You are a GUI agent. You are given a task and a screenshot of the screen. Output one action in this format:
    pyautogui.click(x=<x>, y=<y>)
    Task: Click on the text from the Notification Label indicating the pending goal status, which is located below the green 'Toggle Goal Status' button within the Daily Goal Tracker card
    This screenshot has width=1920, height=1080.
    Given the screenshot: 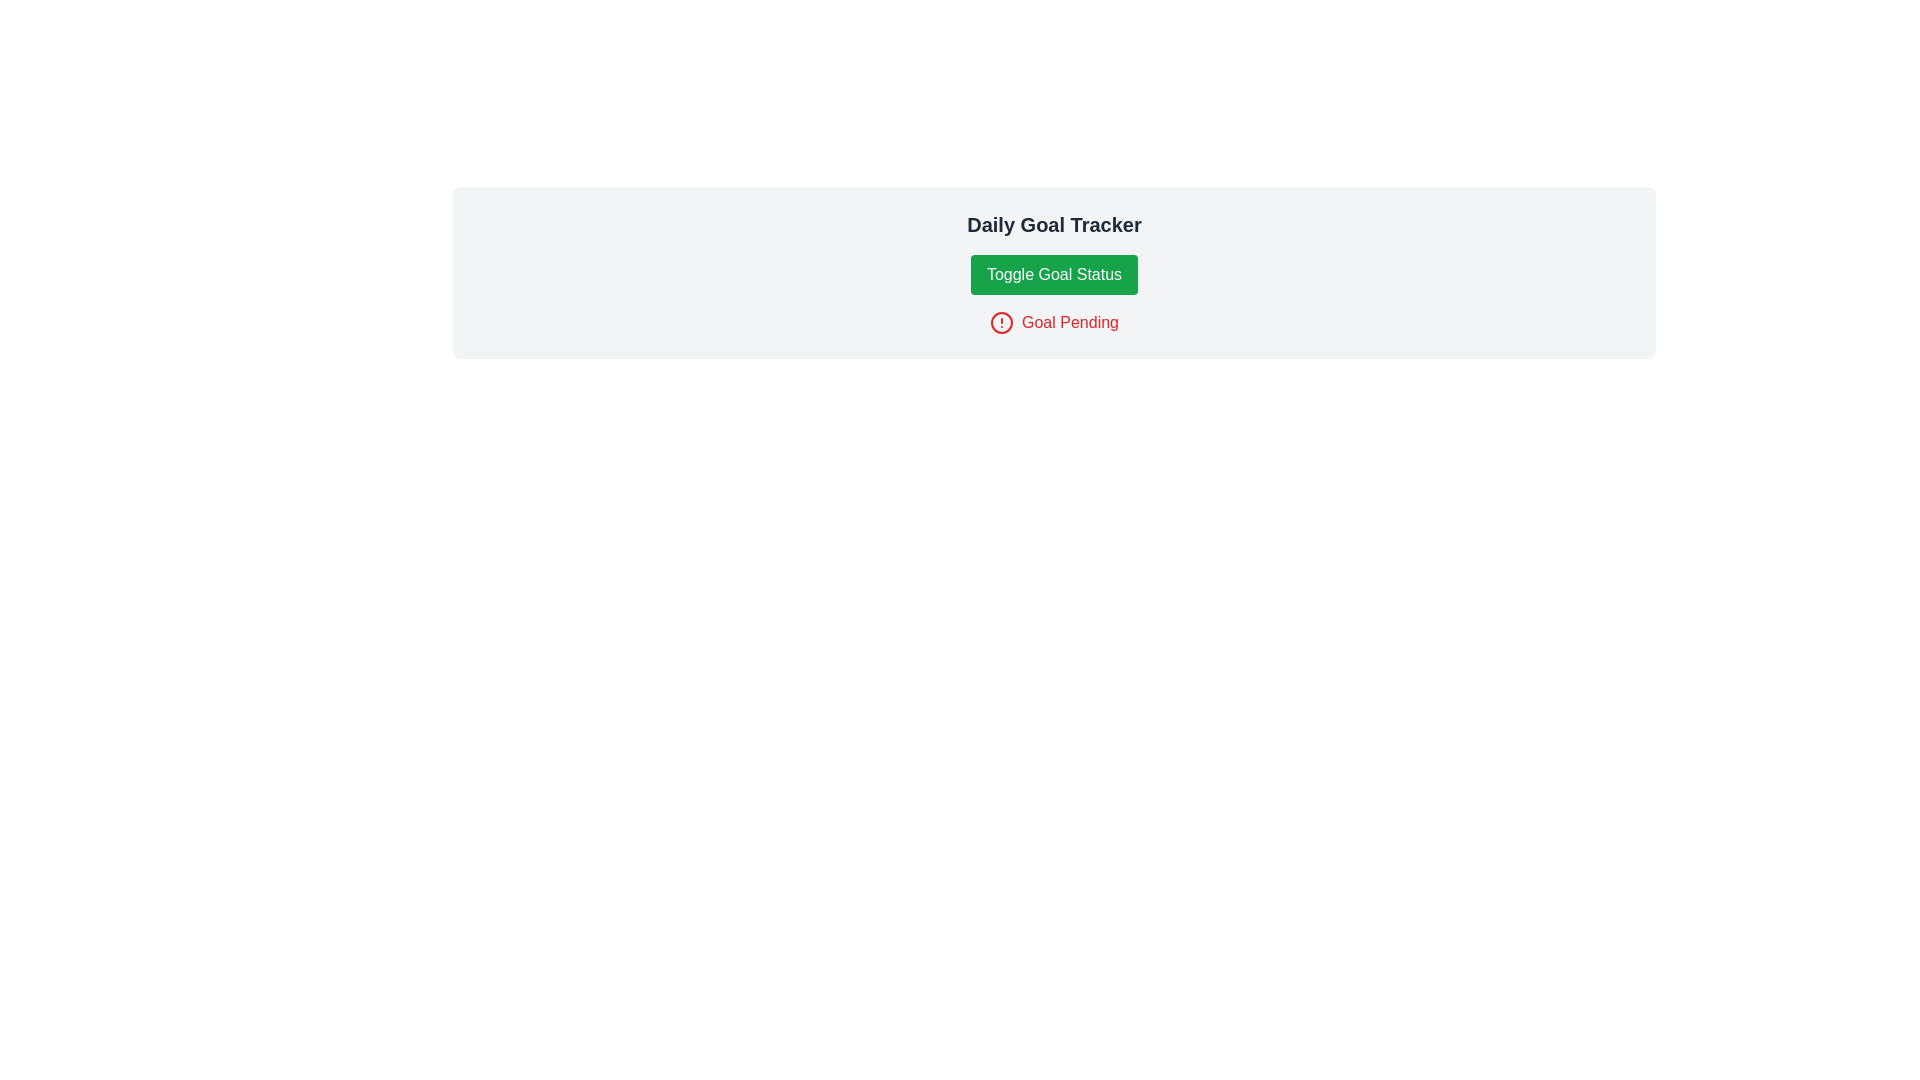 What is the action you would take?
    pyautogui.click(x=1053, y=322)
    